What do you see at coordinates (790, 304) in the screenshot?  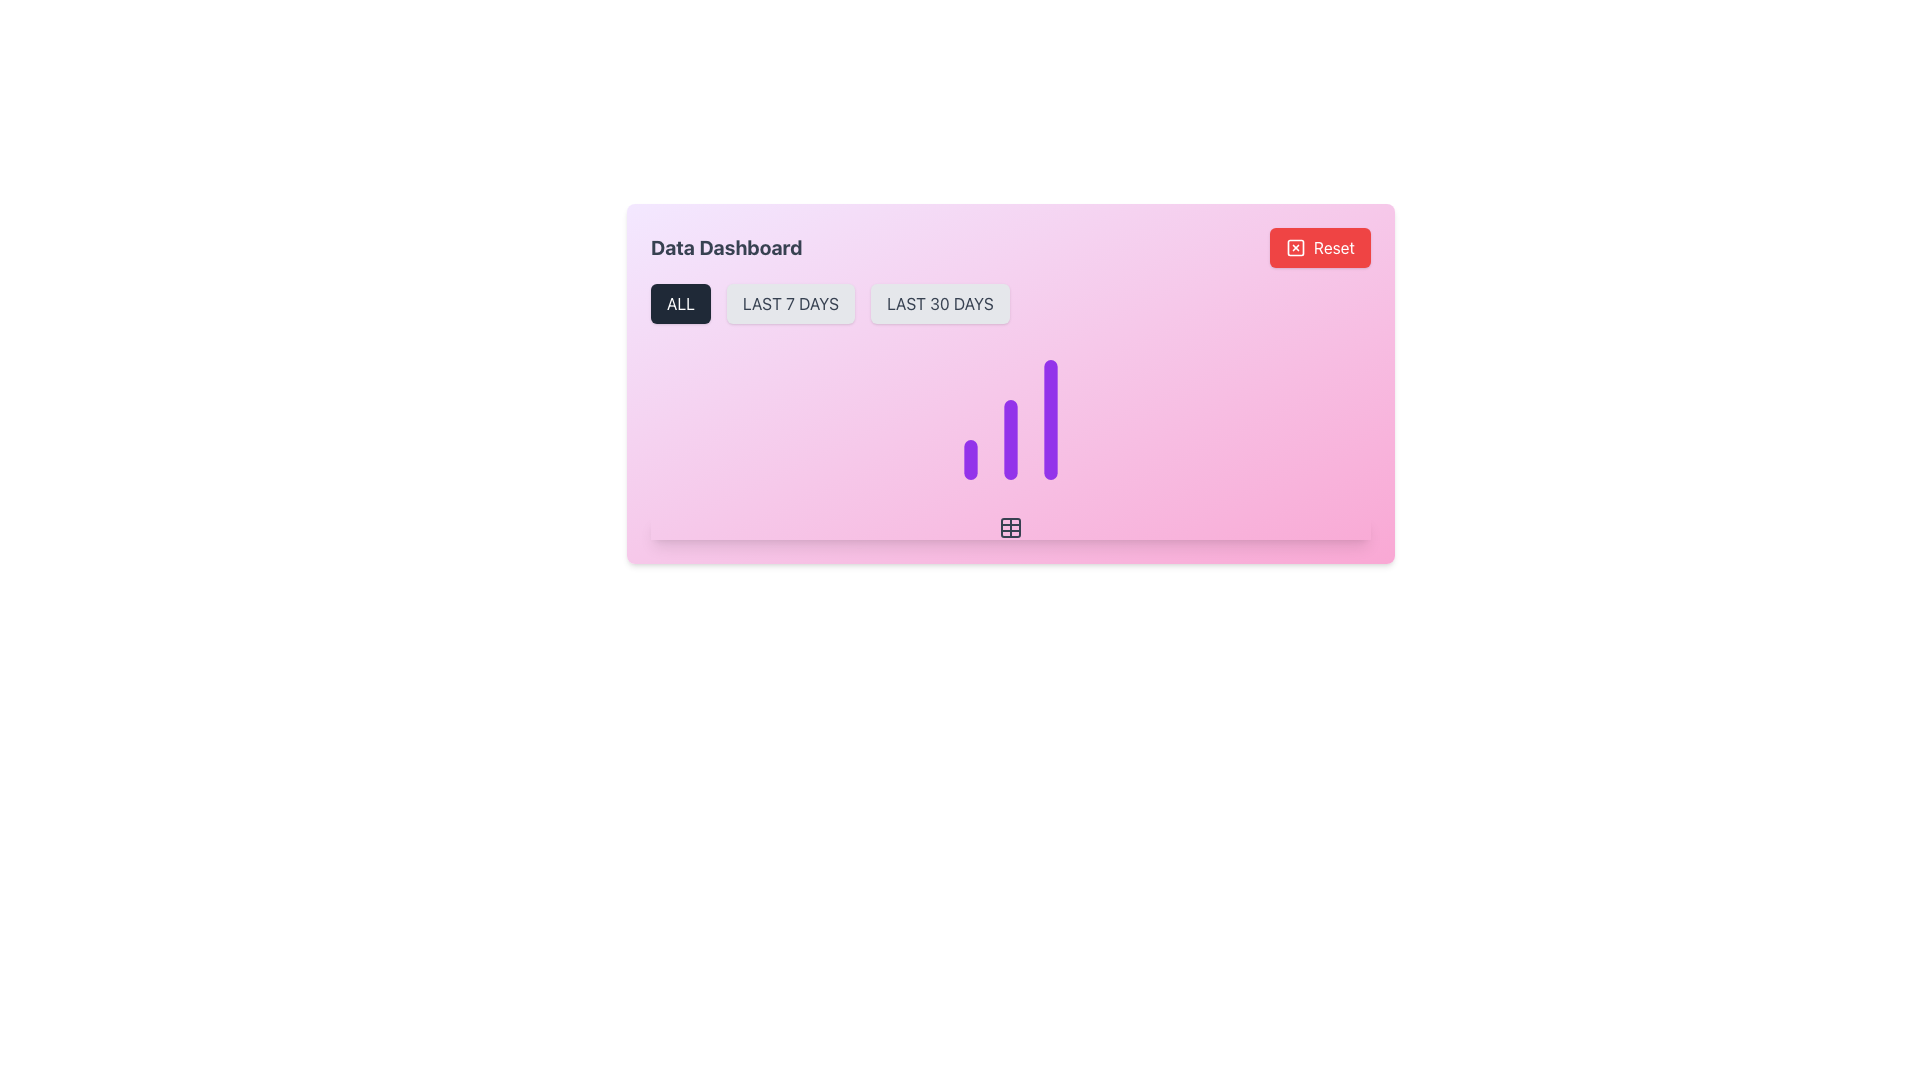 I see `the 'LAST 7 DAYS' button, which is a rounded button with a light gray background and dark gray text, to filter data for the last 7 days` at bounding box center [790, 304].